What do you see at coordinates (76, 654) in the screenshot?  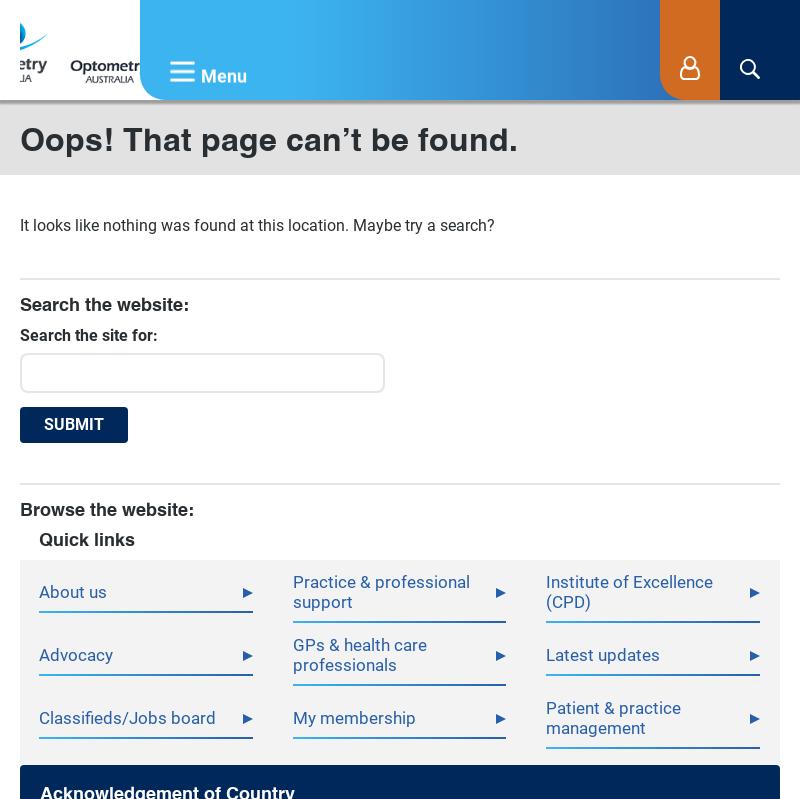 I see `'Advocacy'` at bounding box center [76, 654].